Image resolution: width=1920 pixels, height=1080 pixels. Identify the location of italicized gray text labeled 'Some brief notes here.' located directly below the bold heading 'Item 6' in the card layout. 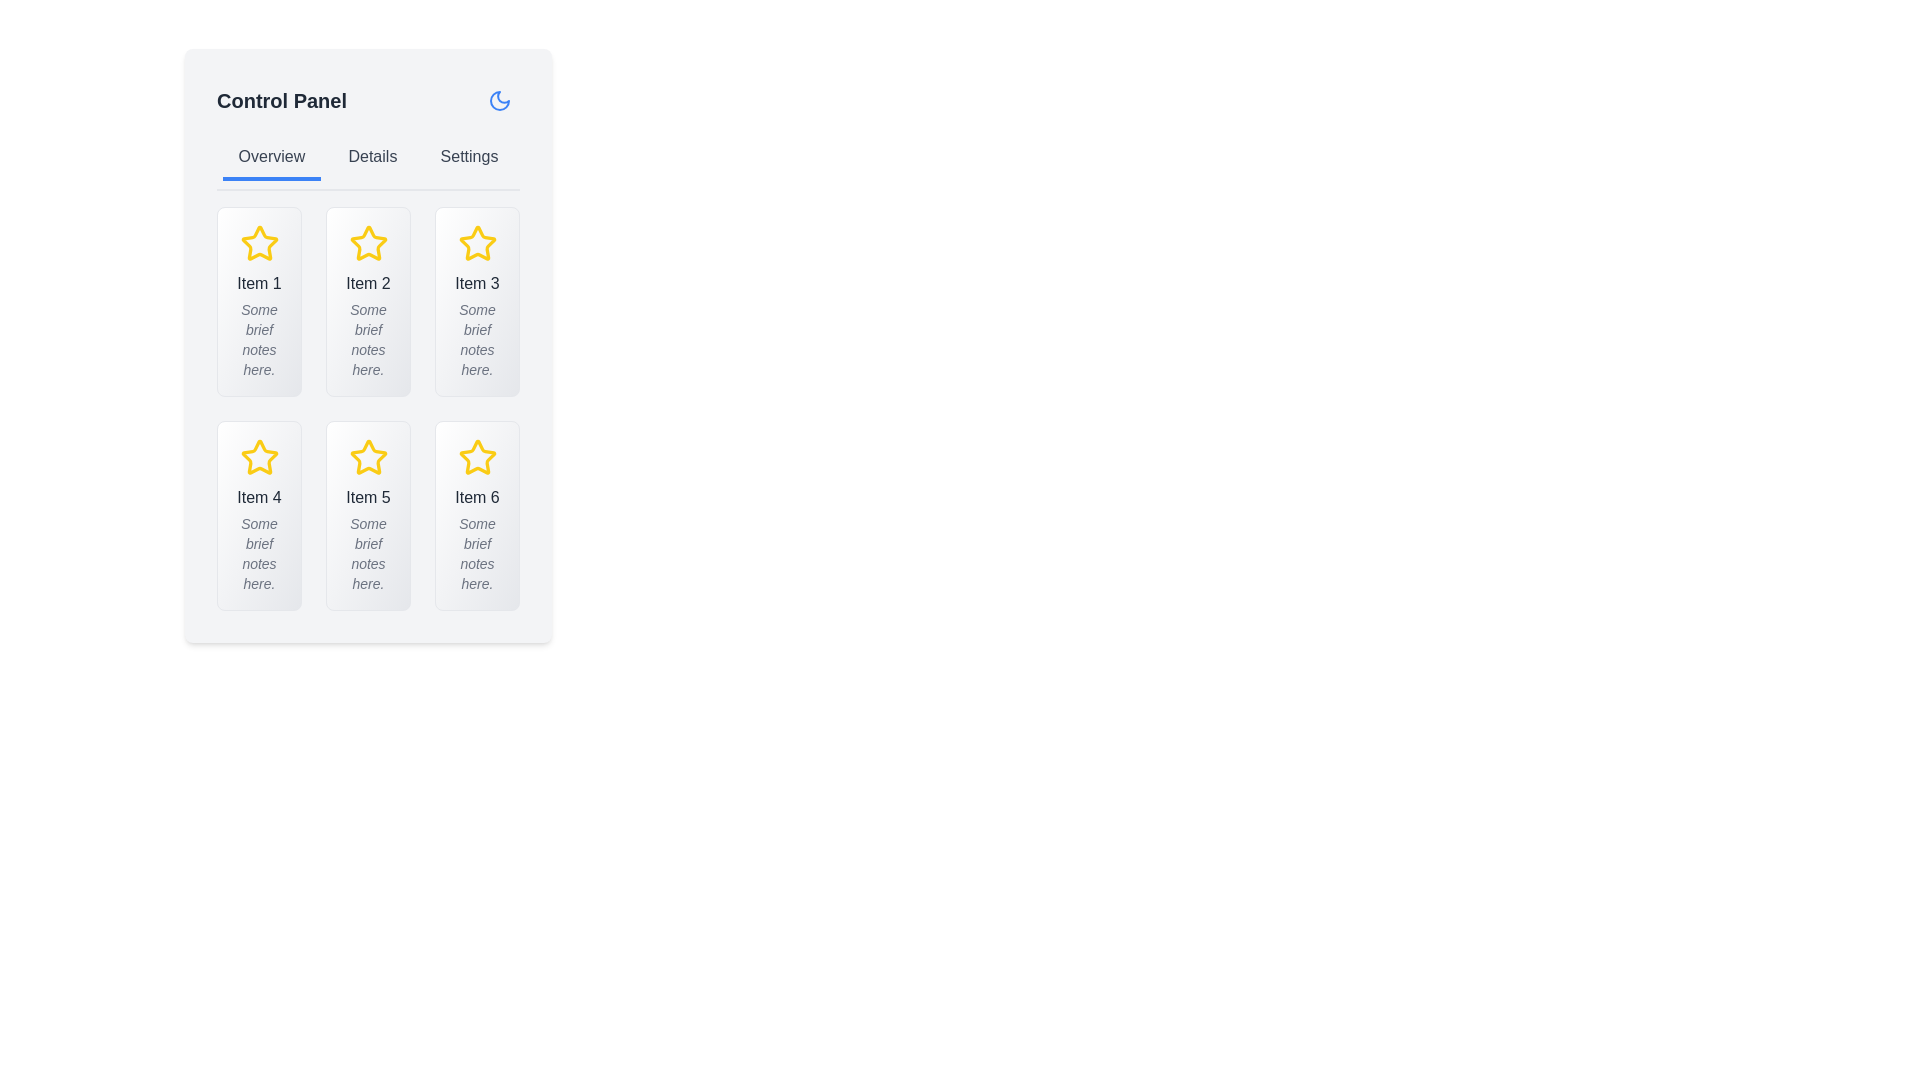
(476, 554).